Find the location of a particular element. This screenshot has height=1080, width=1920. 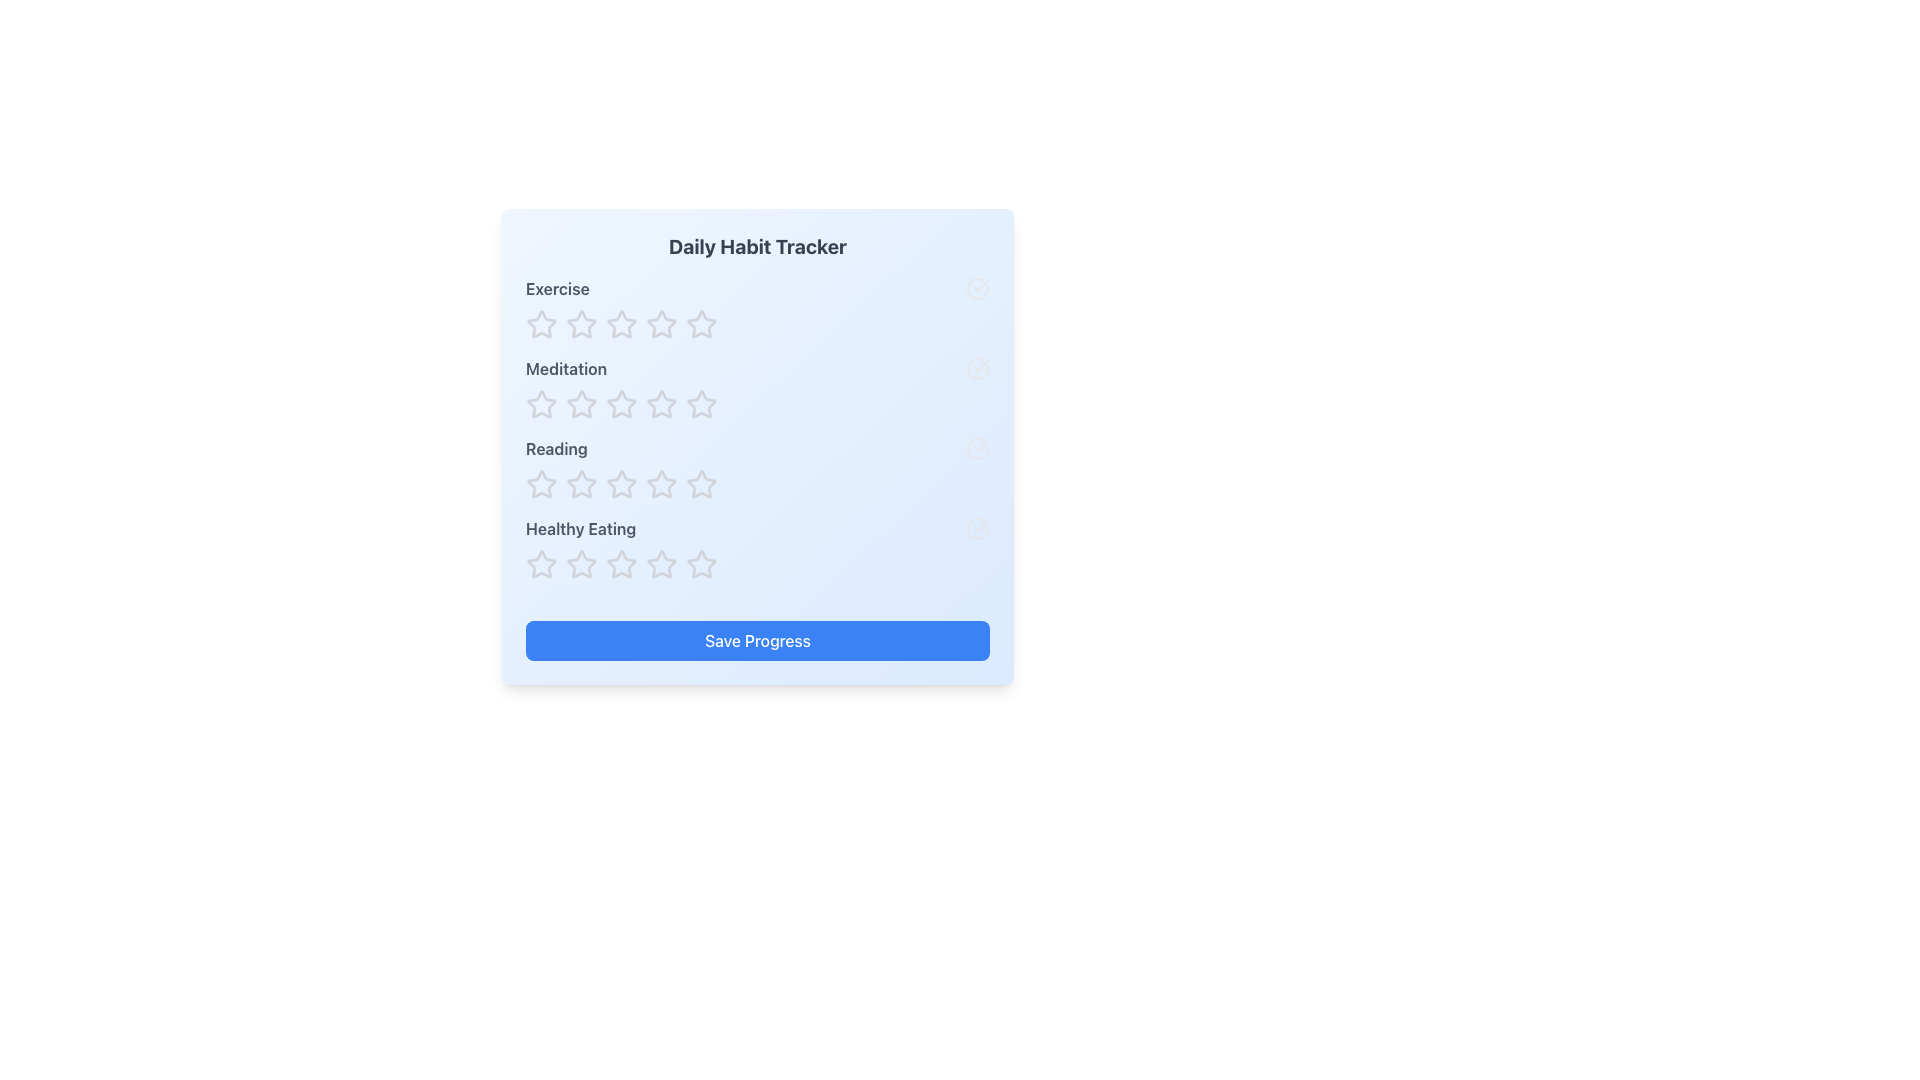

the second star icon in the five-star rating row for the 'Meditation' category is located at coordinates (662, 404).